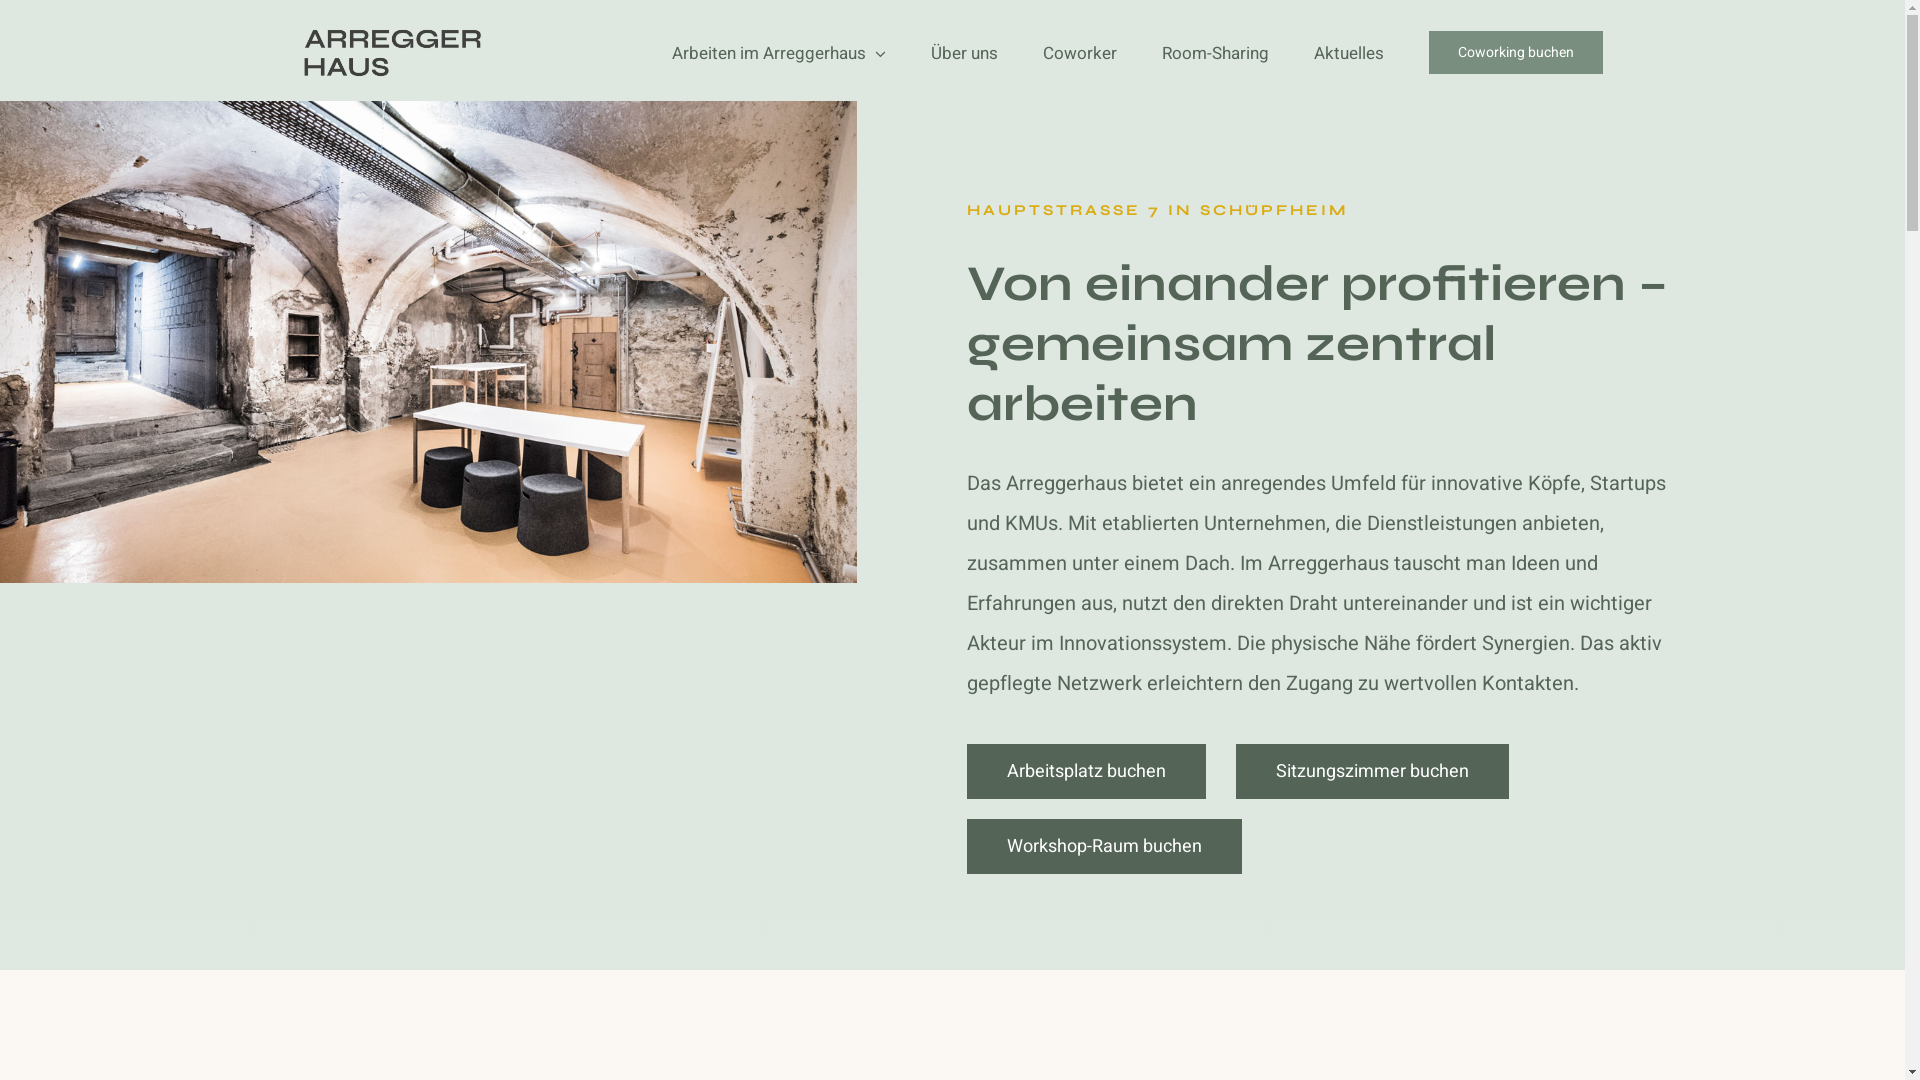 The width and height of the screenshot is (1920, 1080). What do you see at coordinates (1078, 51) in the screenshot?
I see `'Coworker'` at bounding box center [1078, 51].